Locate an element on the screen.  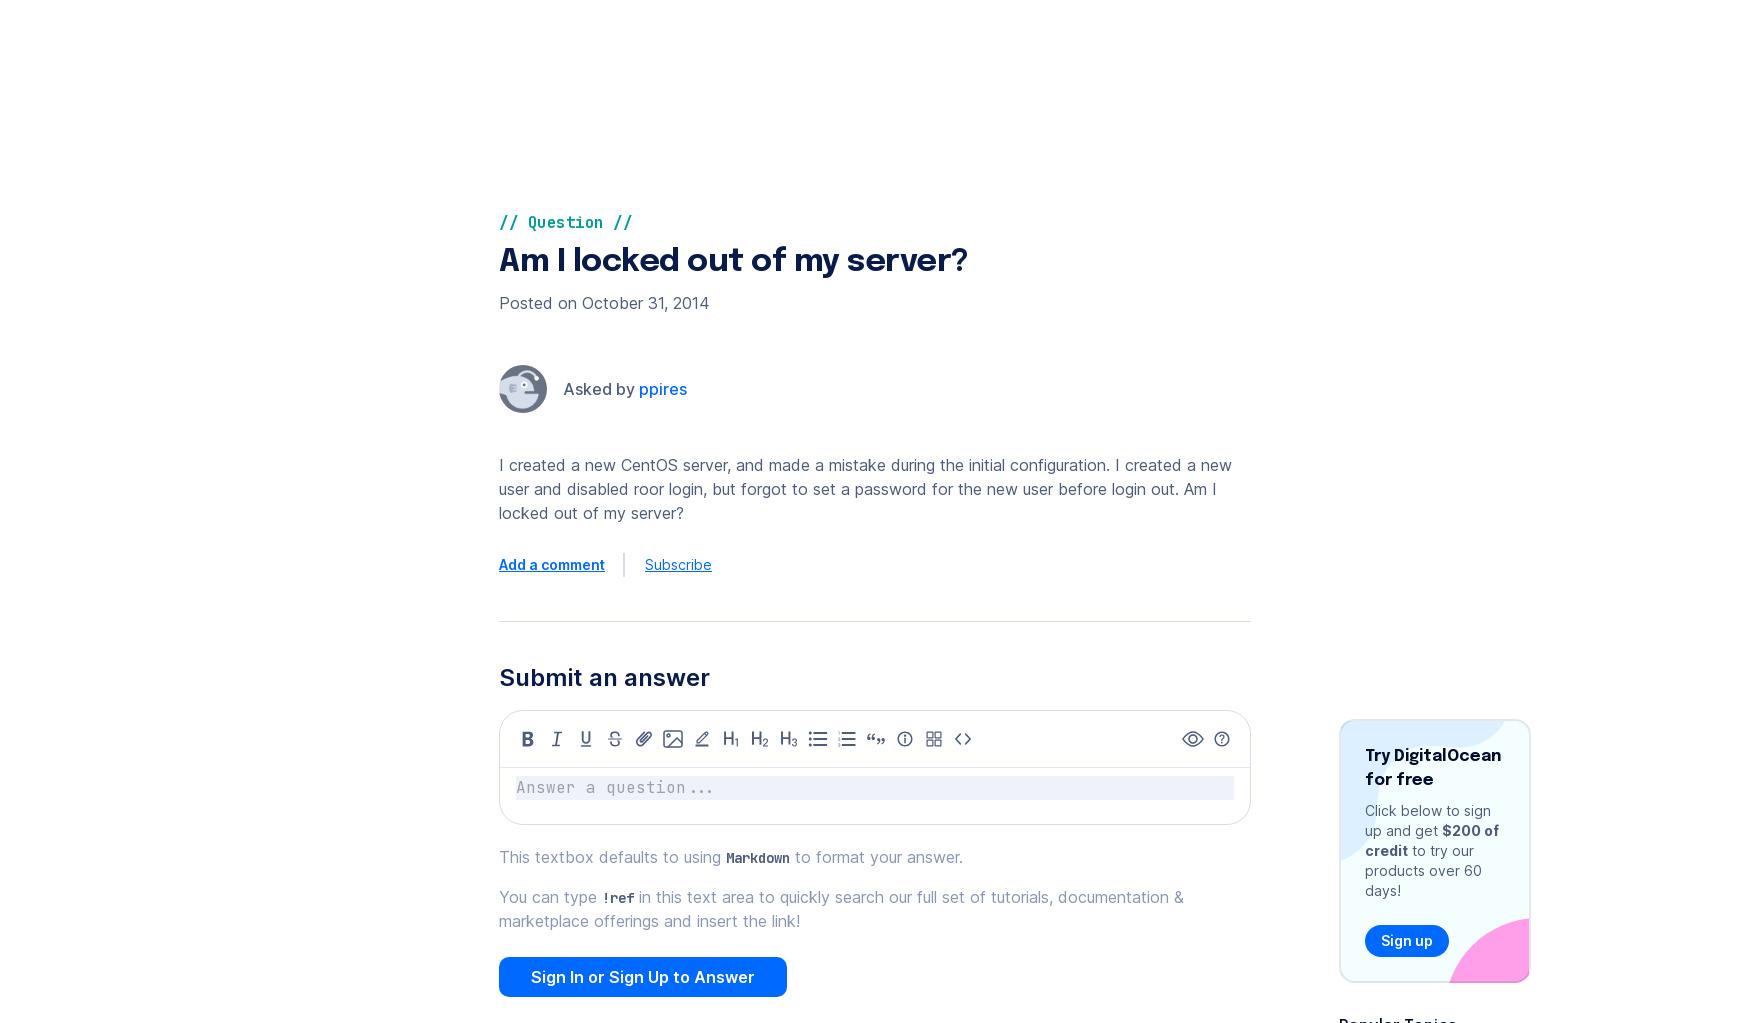
'Machine Learning in Python' is located at coordinates (739, 60).